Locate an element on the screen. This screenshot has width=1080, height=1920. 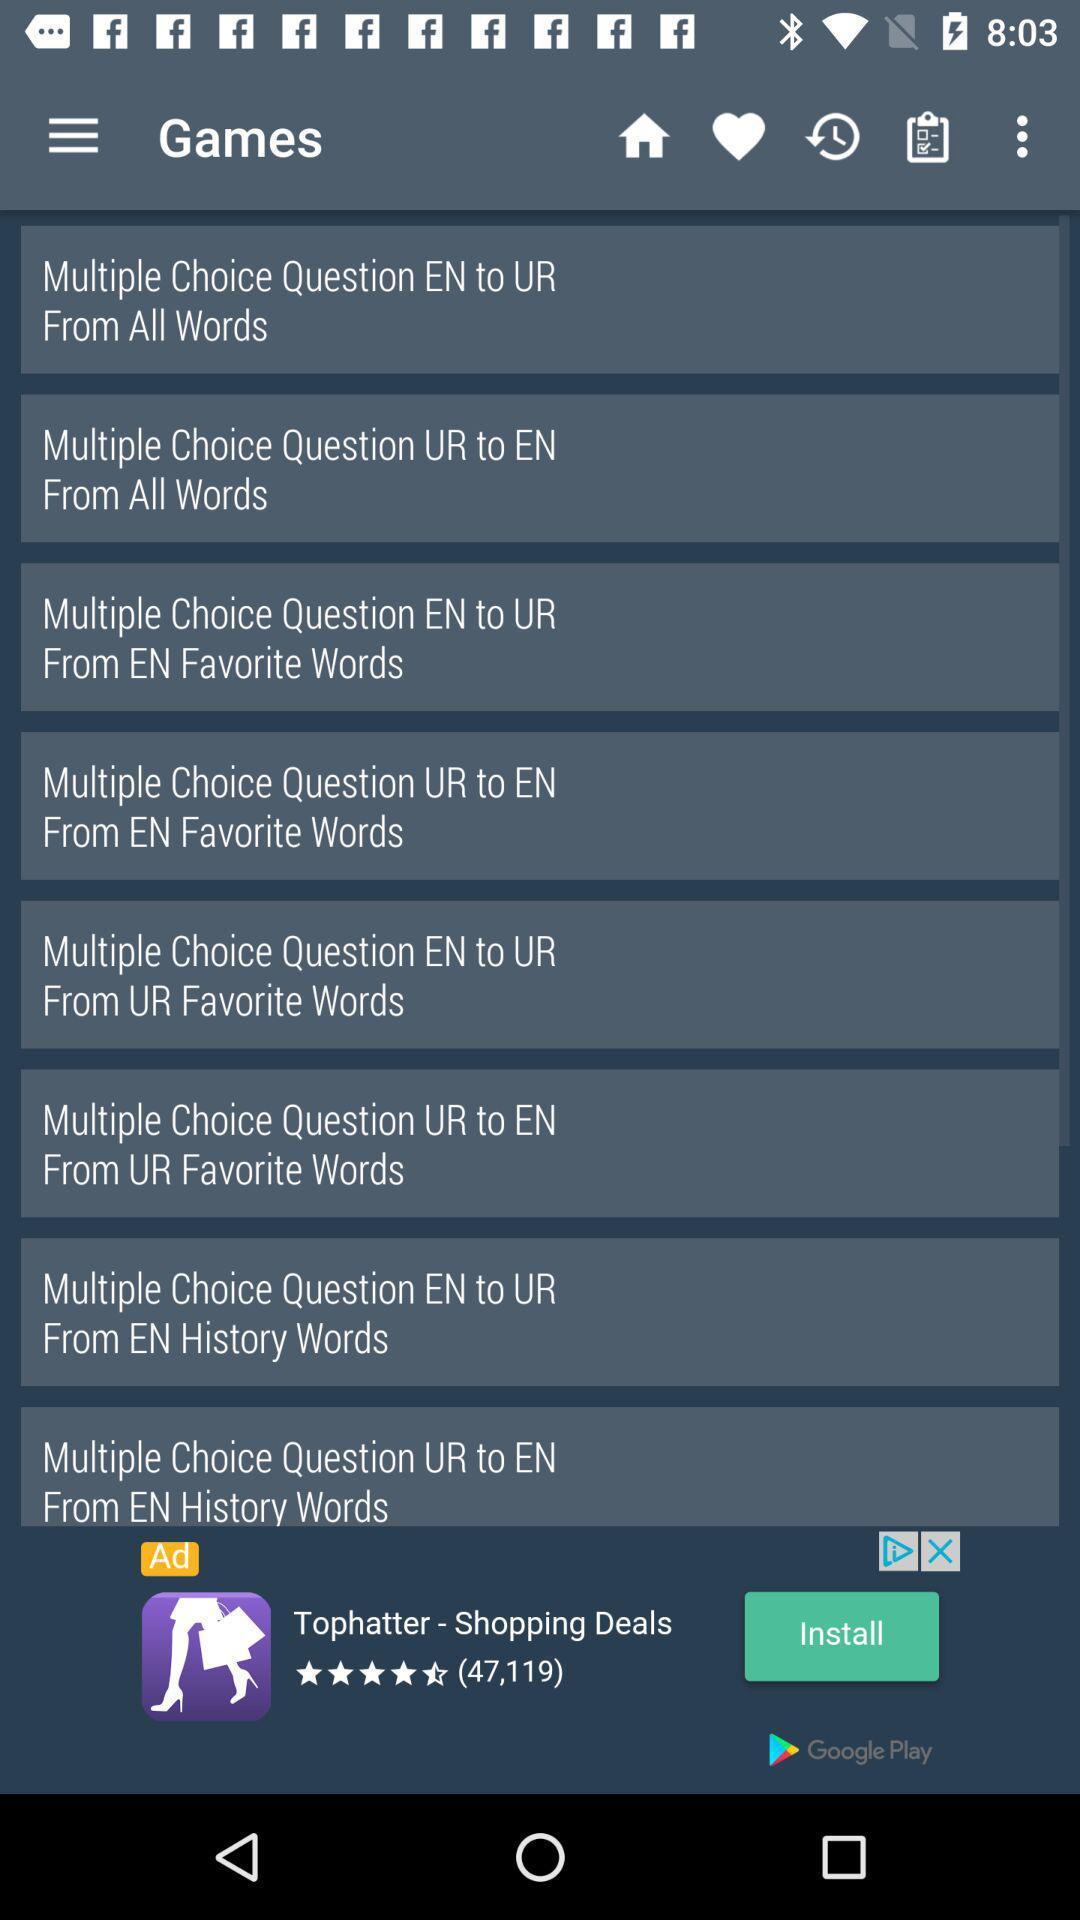
external advertisement page is located at coordinates (540, 1662).